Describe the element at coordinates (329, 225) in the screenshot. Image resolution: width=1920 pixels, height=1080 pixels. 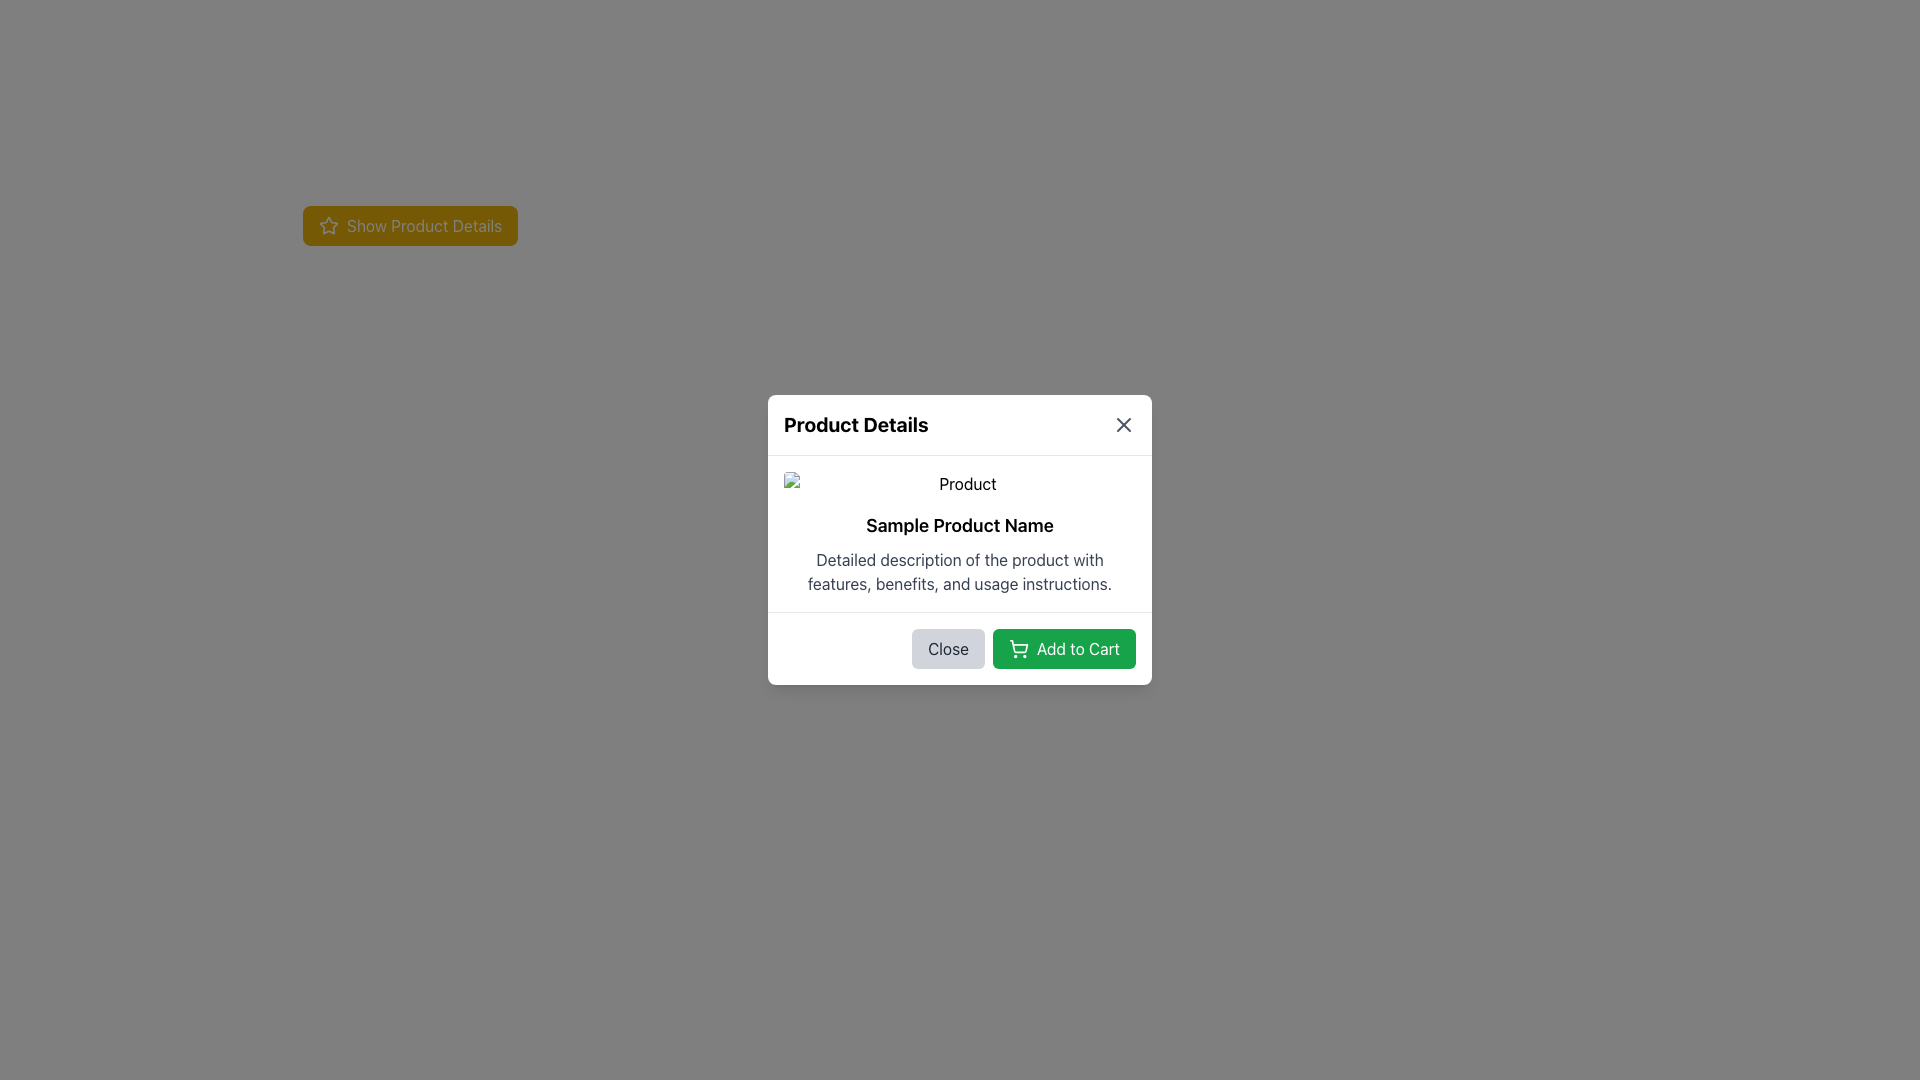
I see `the non-interactive star icon located to the left of the 'Show Product Details' text within the button-like structure` at that location.